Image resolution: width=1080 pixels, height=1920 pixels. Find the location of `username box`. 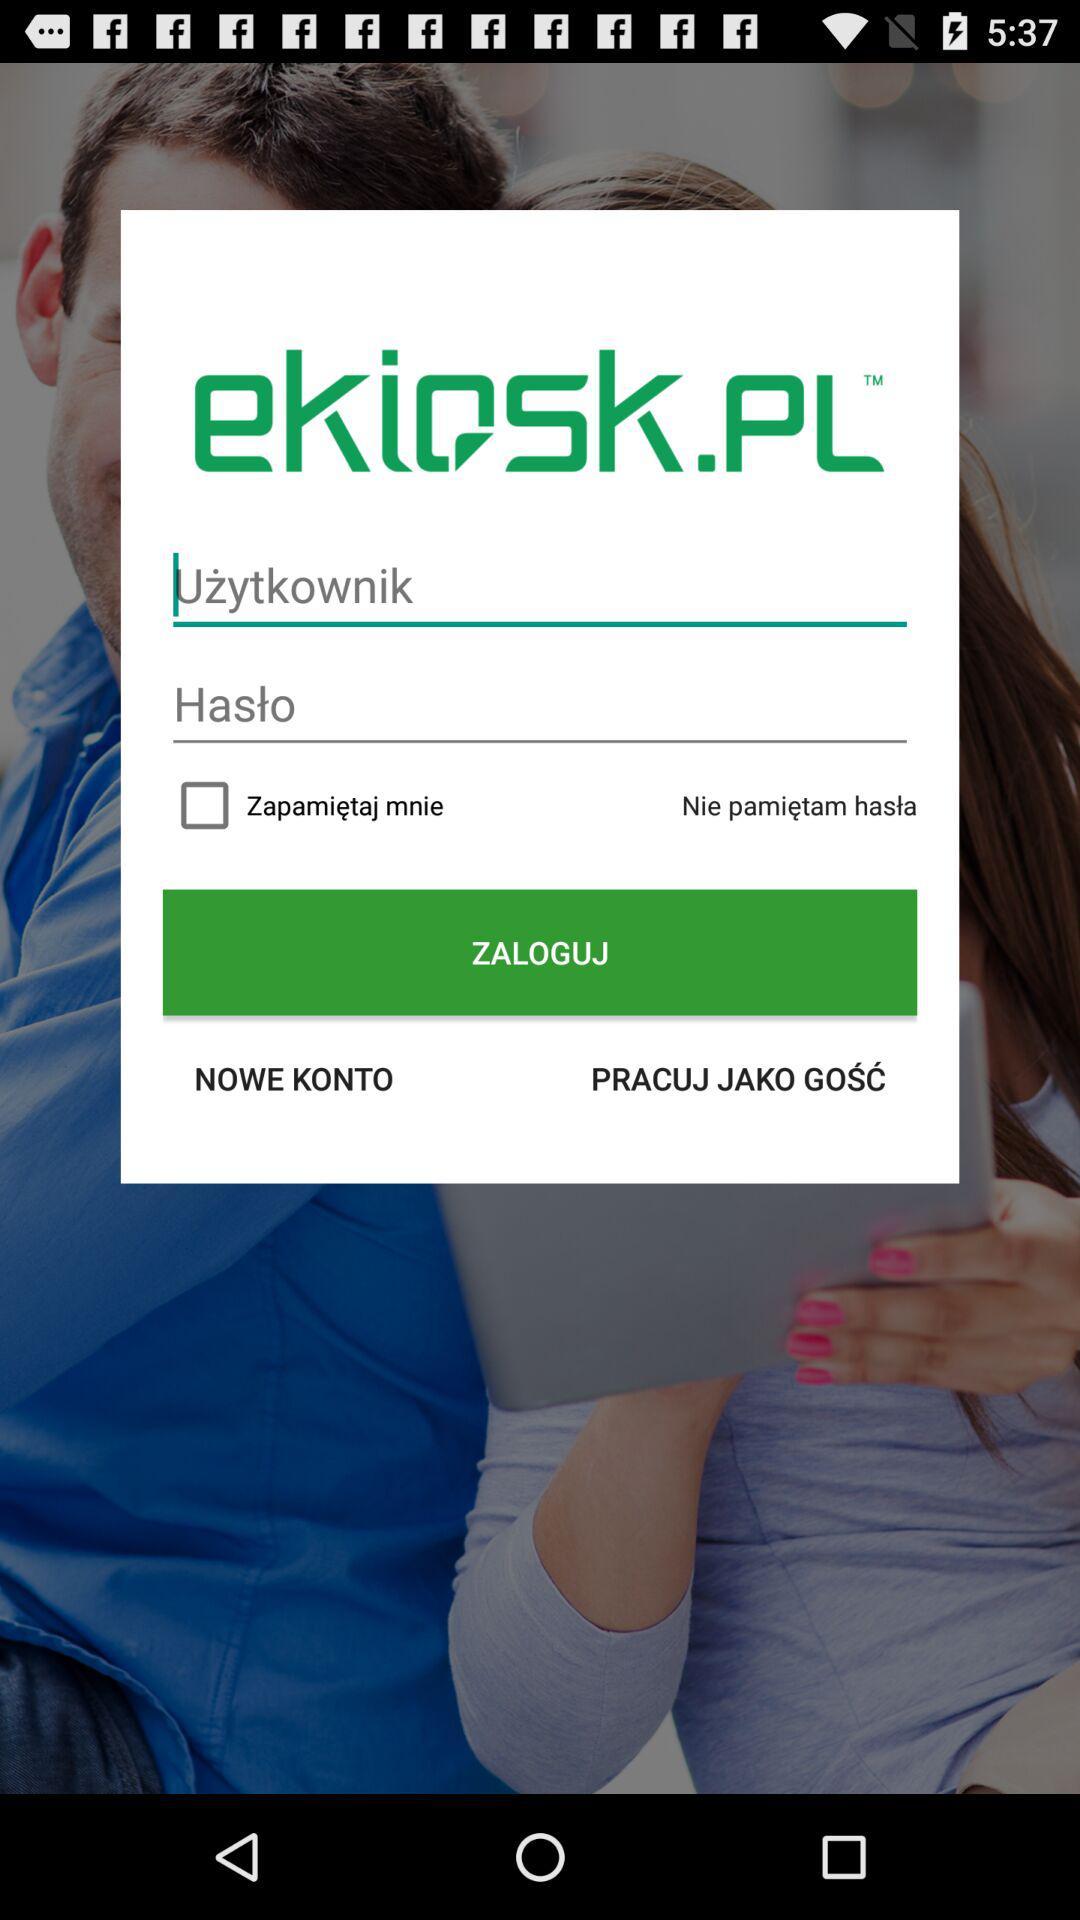

username box is located at coordinates (540, 584).